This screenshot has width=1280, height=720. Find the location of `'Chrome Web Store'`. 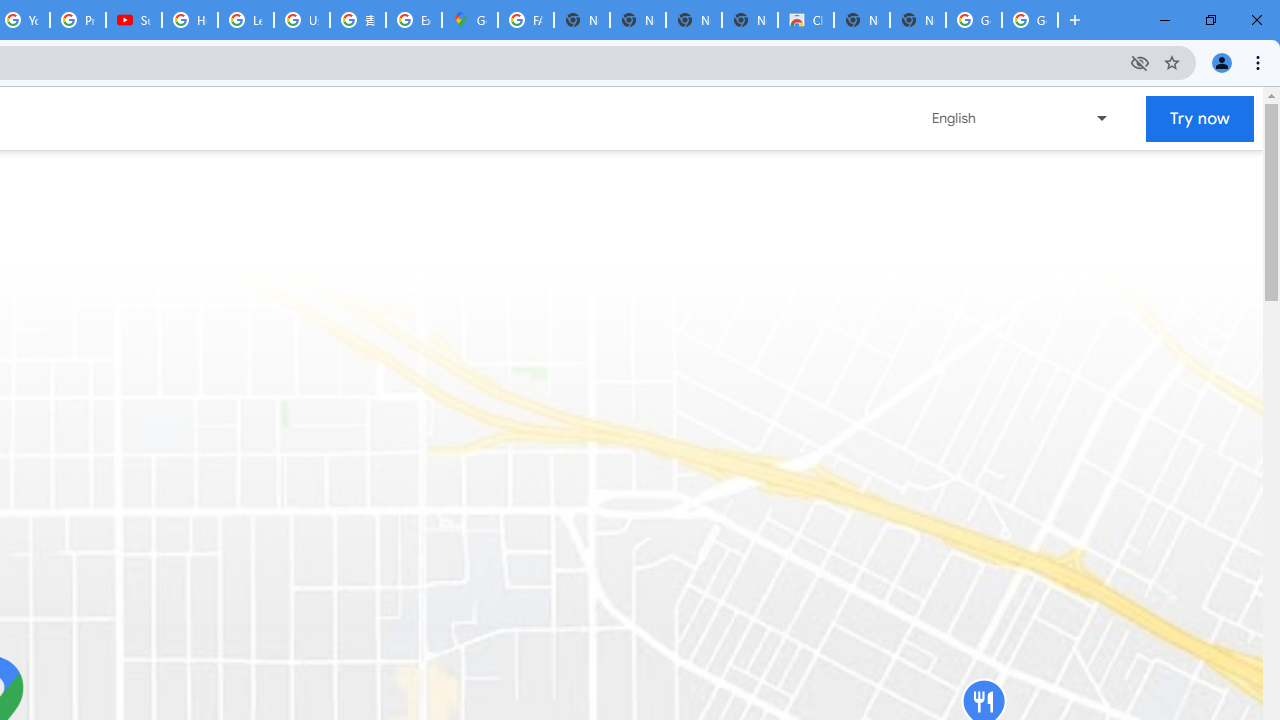

'Chrome Web Store' is located at coordinates (806, 20).